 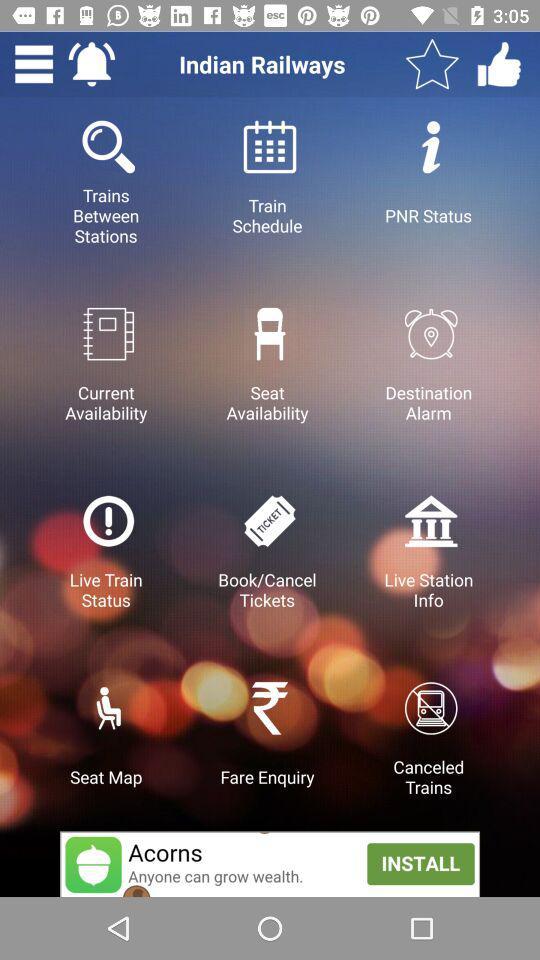 What do you see at coordinates (431, 64) in the screenshot?
I see `mark favorite option` at bounding box center [431, 64].